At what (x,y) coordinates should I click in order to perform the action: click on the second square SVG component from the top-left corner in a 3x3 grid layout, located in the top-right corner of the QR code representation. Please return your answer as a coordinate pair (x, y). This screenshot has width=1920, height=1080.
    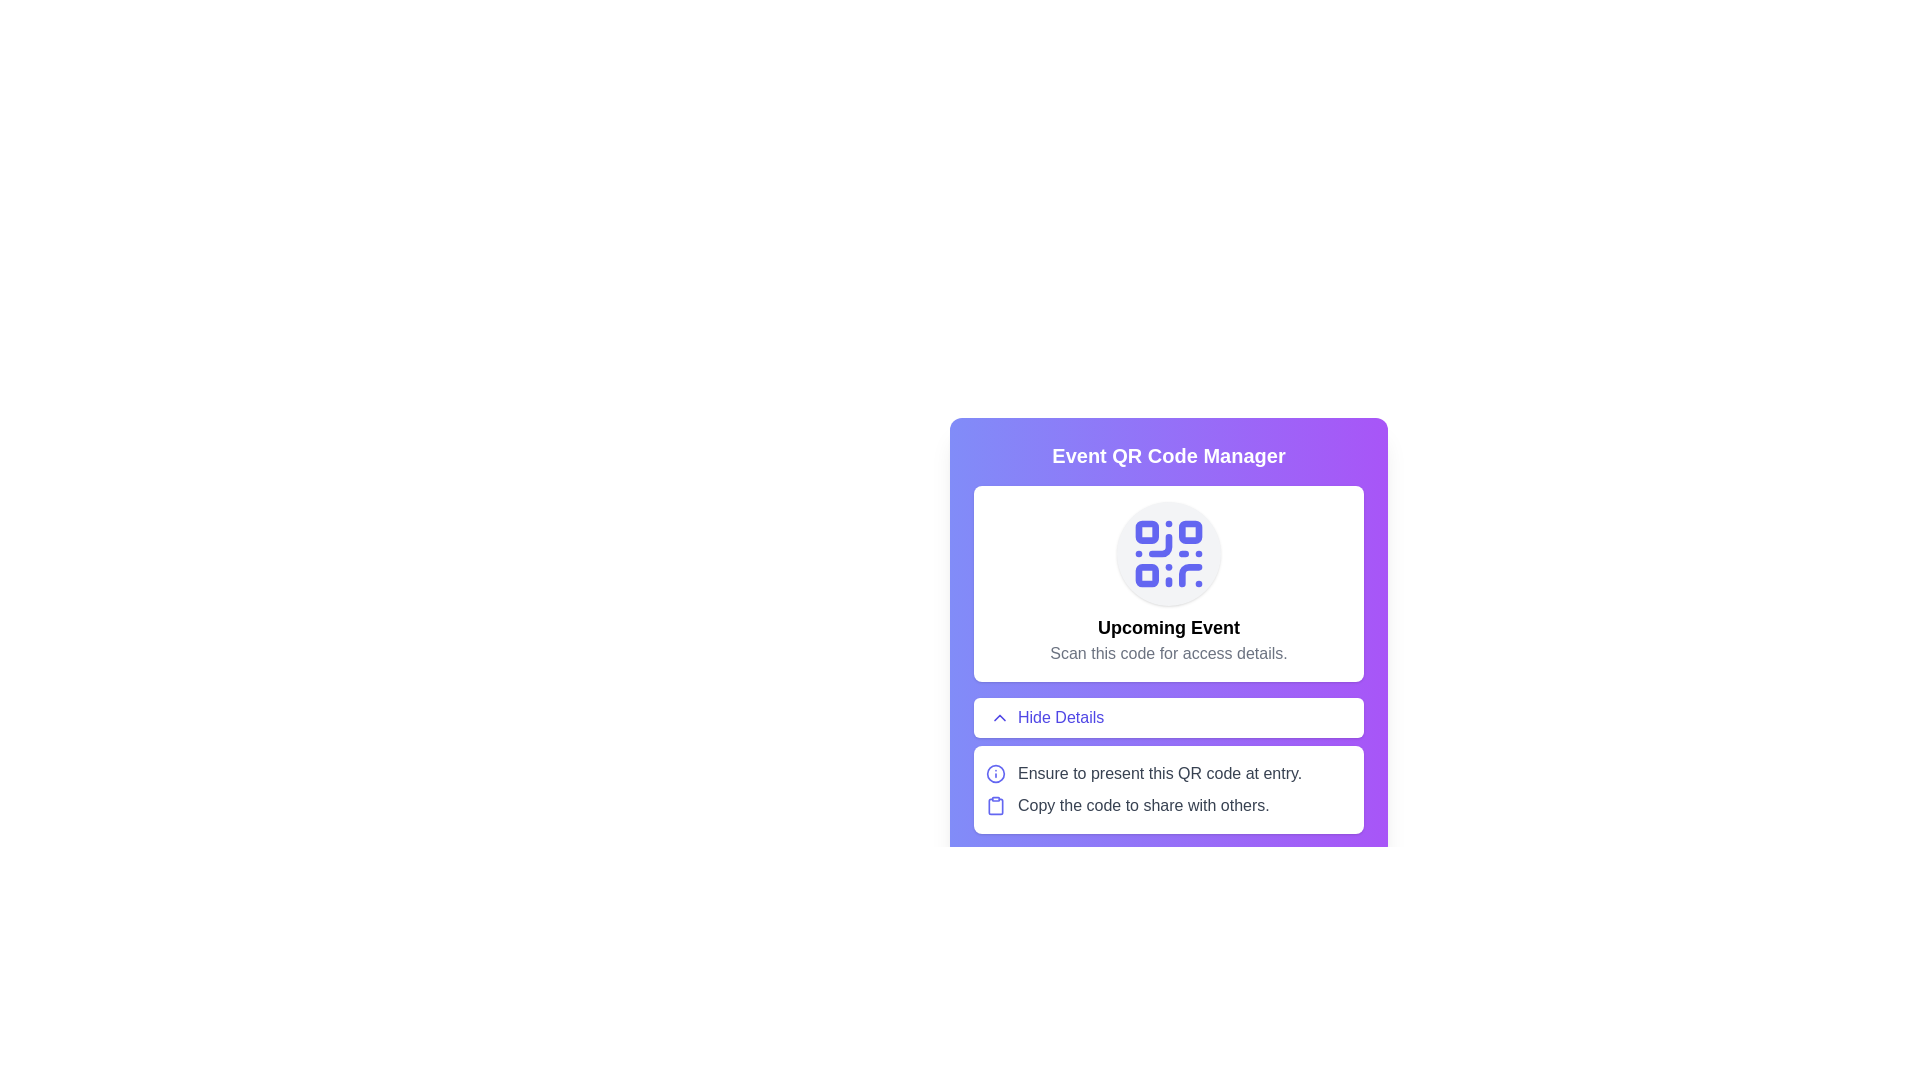
    Looking at the image, I should click on (1190, 531).